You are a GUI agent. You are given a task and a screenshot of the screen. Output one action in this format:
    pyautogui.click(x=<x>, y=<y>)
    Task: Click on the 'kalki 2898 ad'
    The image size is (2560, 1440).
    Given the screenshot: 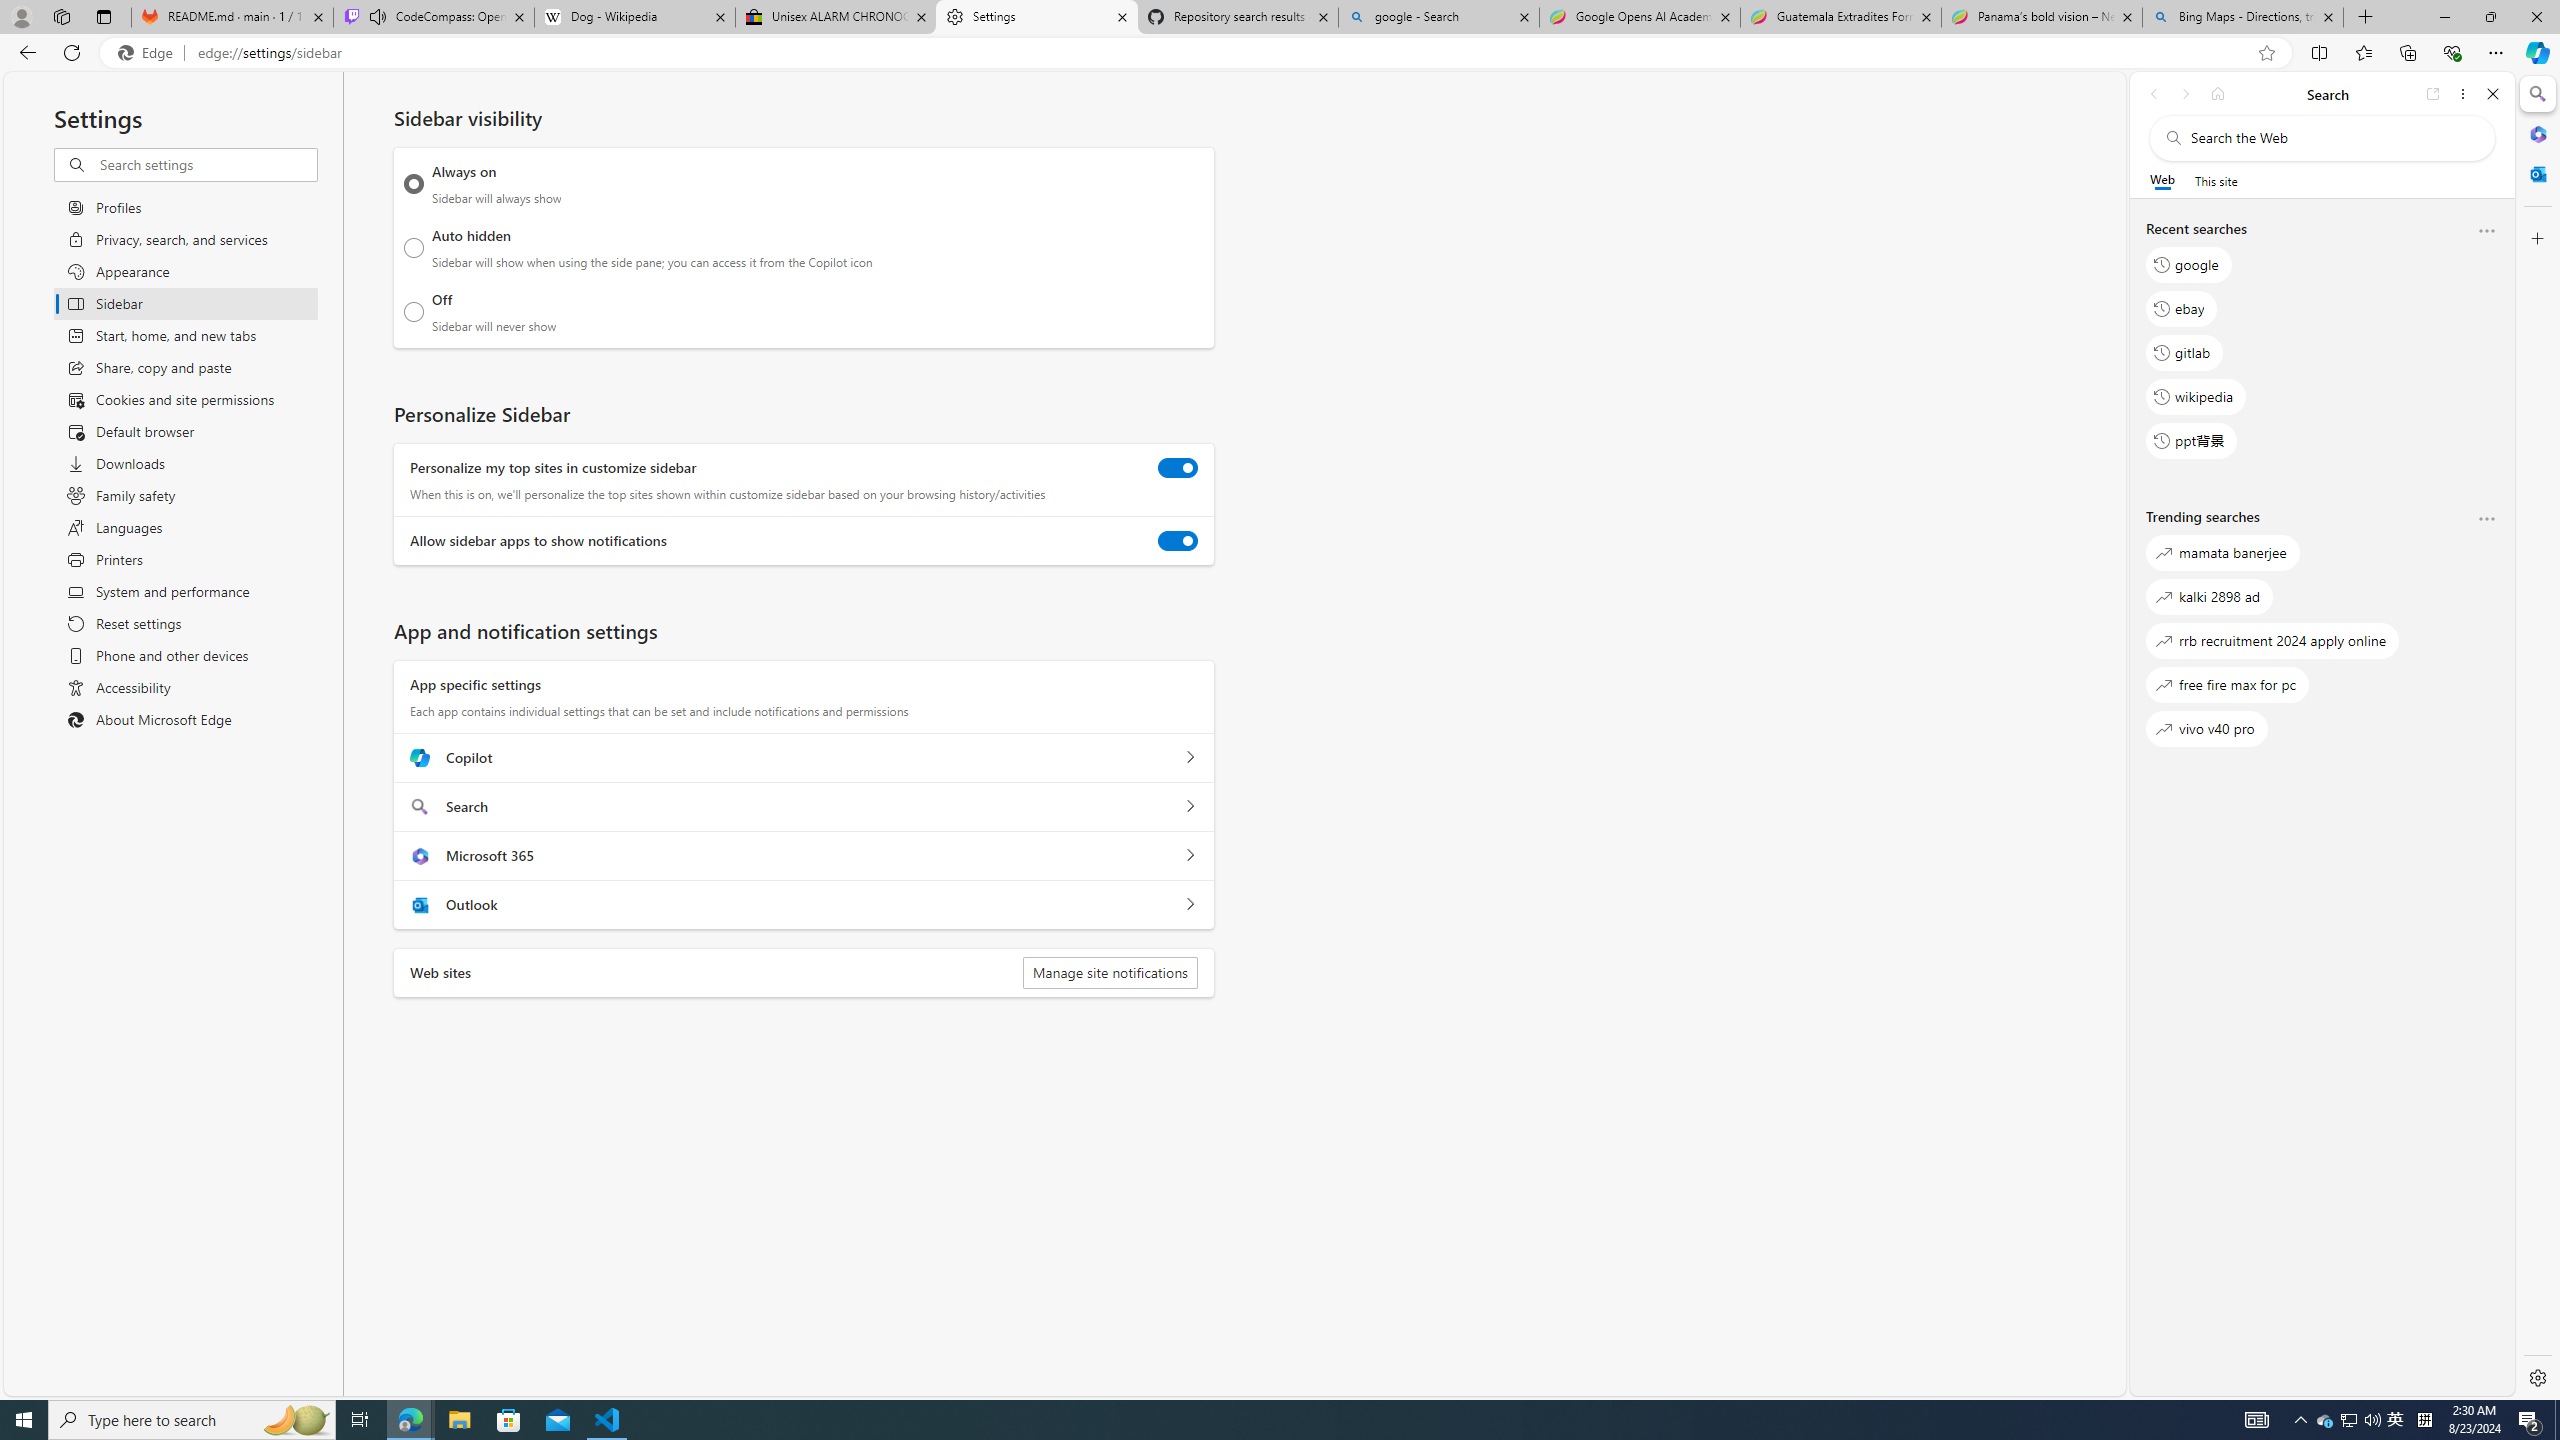 What is the action you would take?
    pyautogui.click(x=2209, y=595)
    